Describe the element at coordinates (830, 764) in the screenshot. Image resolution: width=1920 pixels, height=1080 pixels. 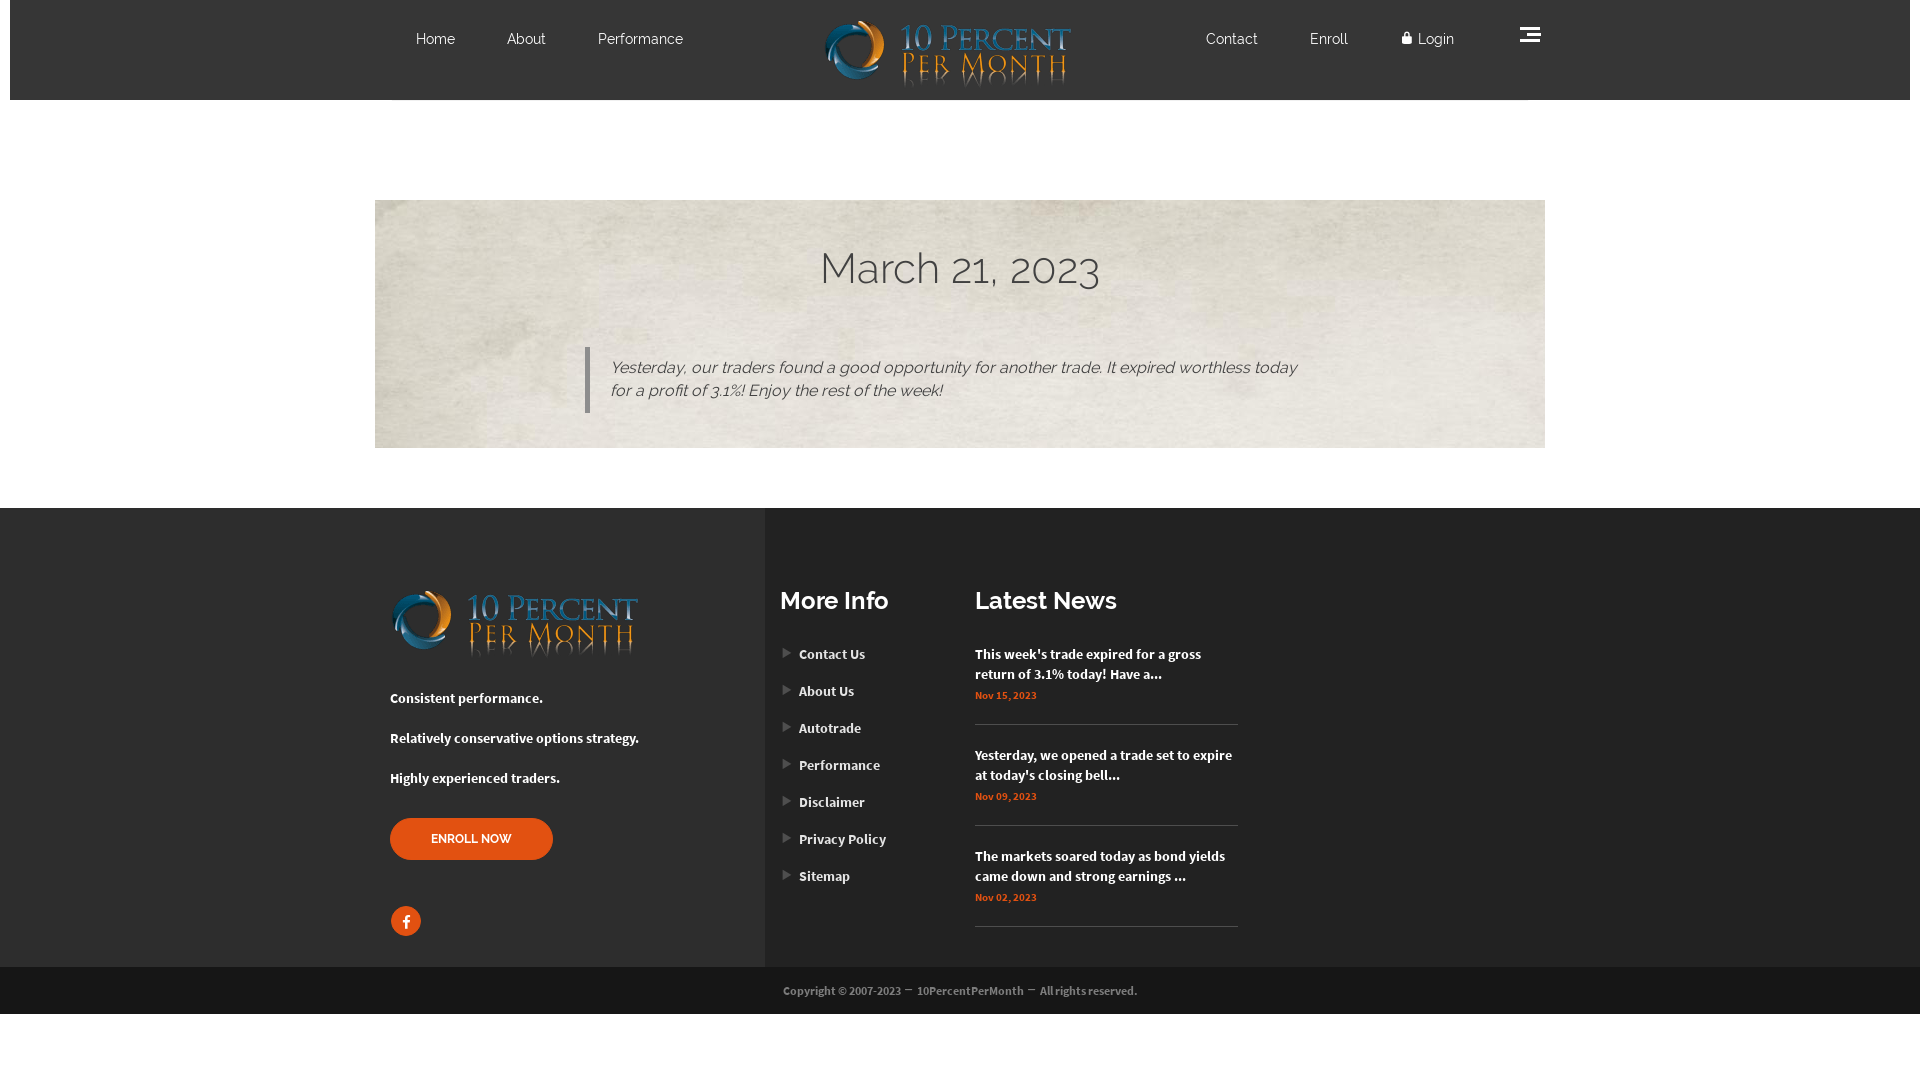
I see `'Performance'` at that location.